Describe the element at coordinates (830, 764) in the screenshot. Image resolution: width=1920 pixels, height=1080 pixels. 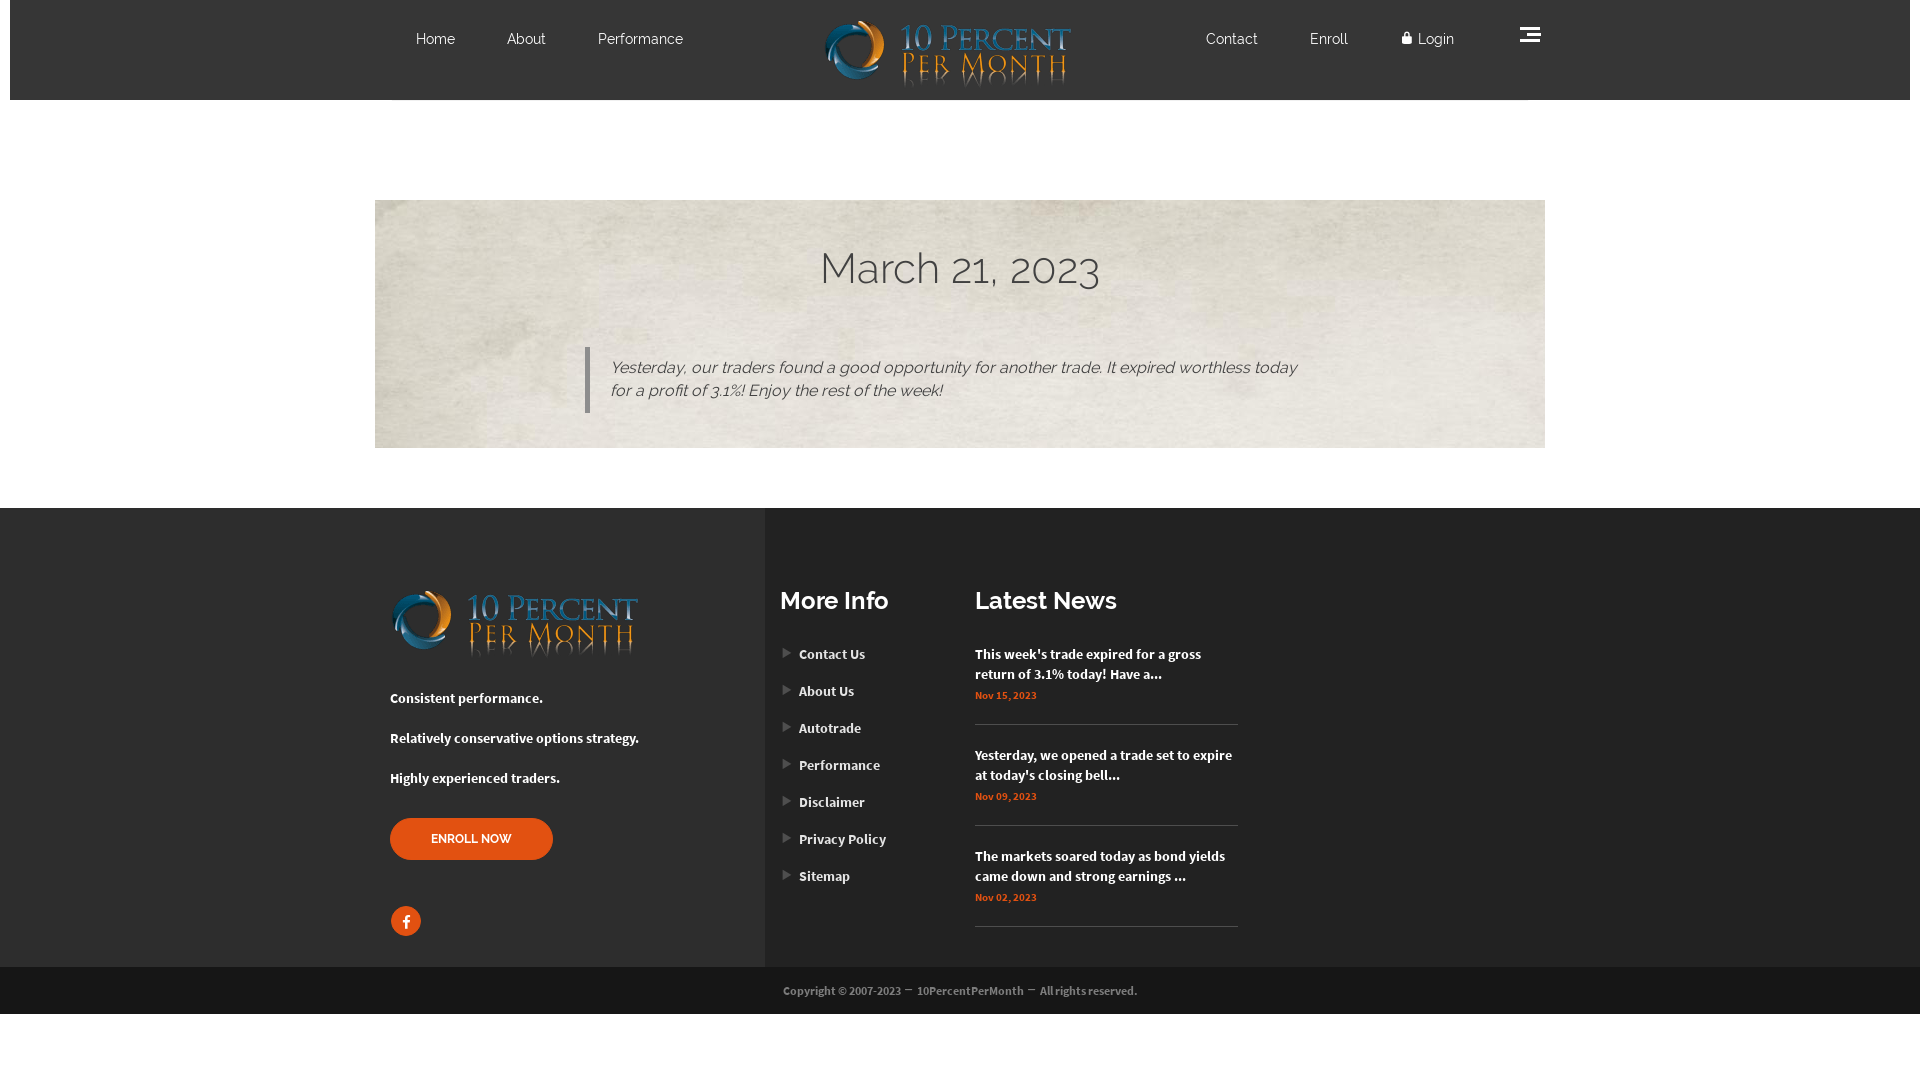
I see `'Performance'` at that location.